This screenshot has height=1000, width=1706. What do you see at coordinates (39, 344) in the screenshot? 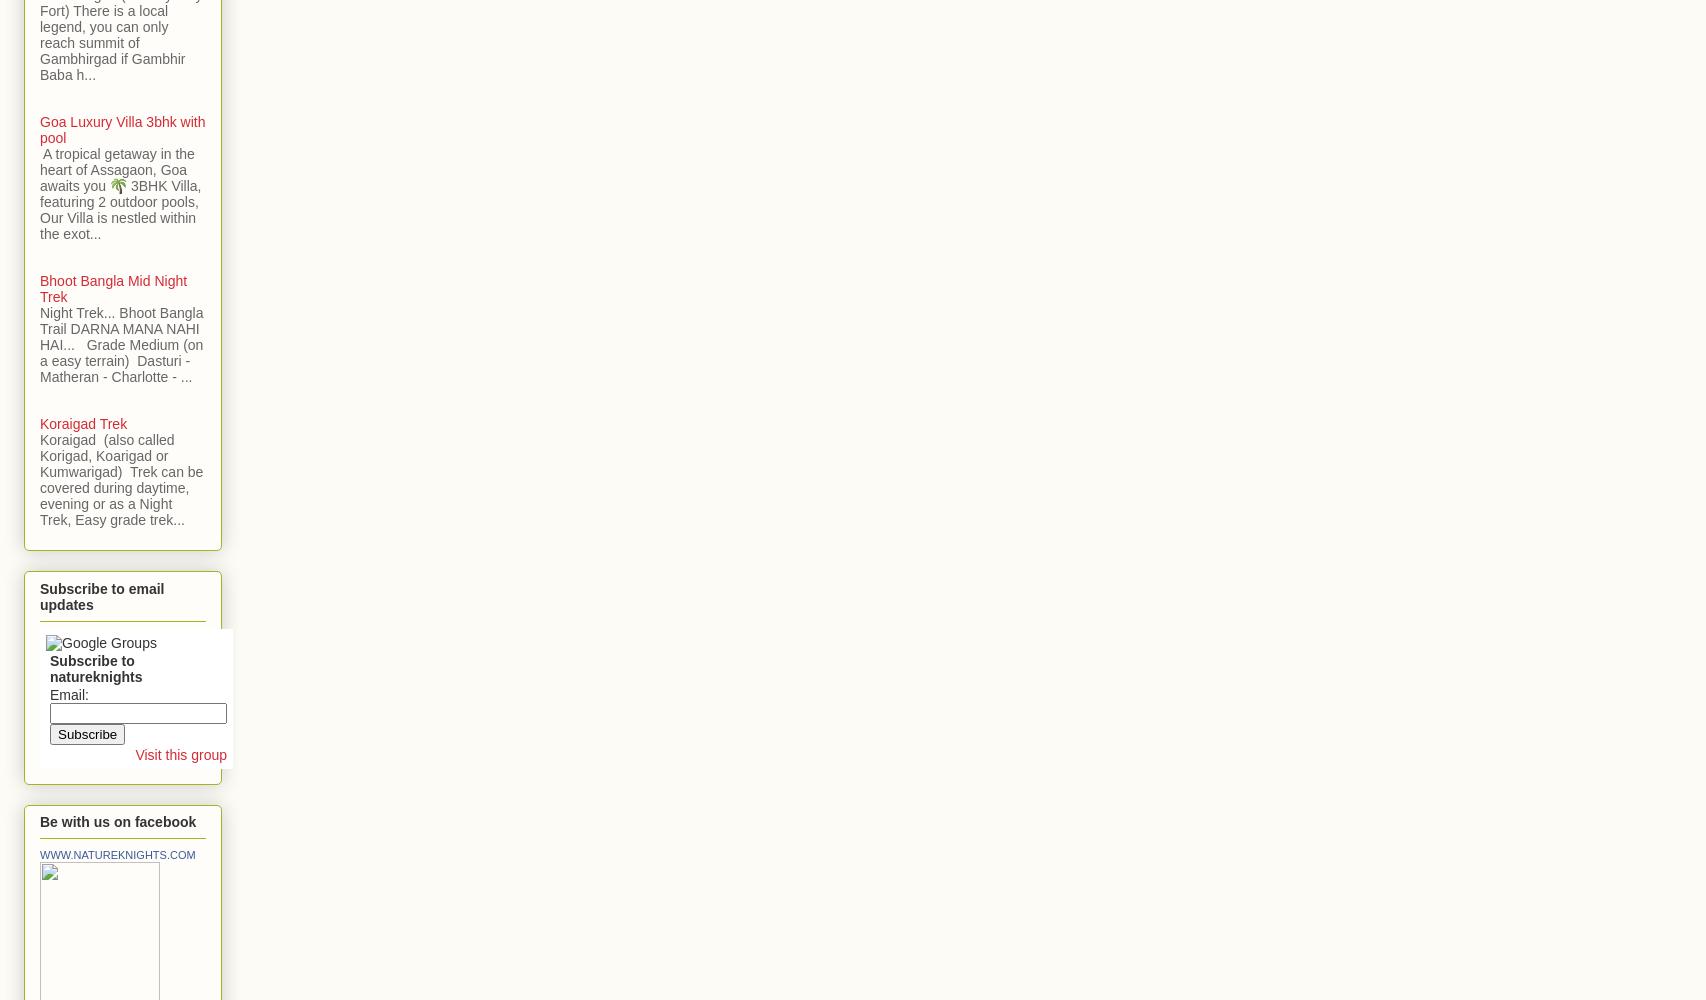
I see `'Night Trek... Bhoot Bangla Trail     DARNA MANA NAHI HAI...       Grade Medium (on a easy terrain)      Dasturi - Matheran - Charlotte - ...'` at bounding box center [39, 344].